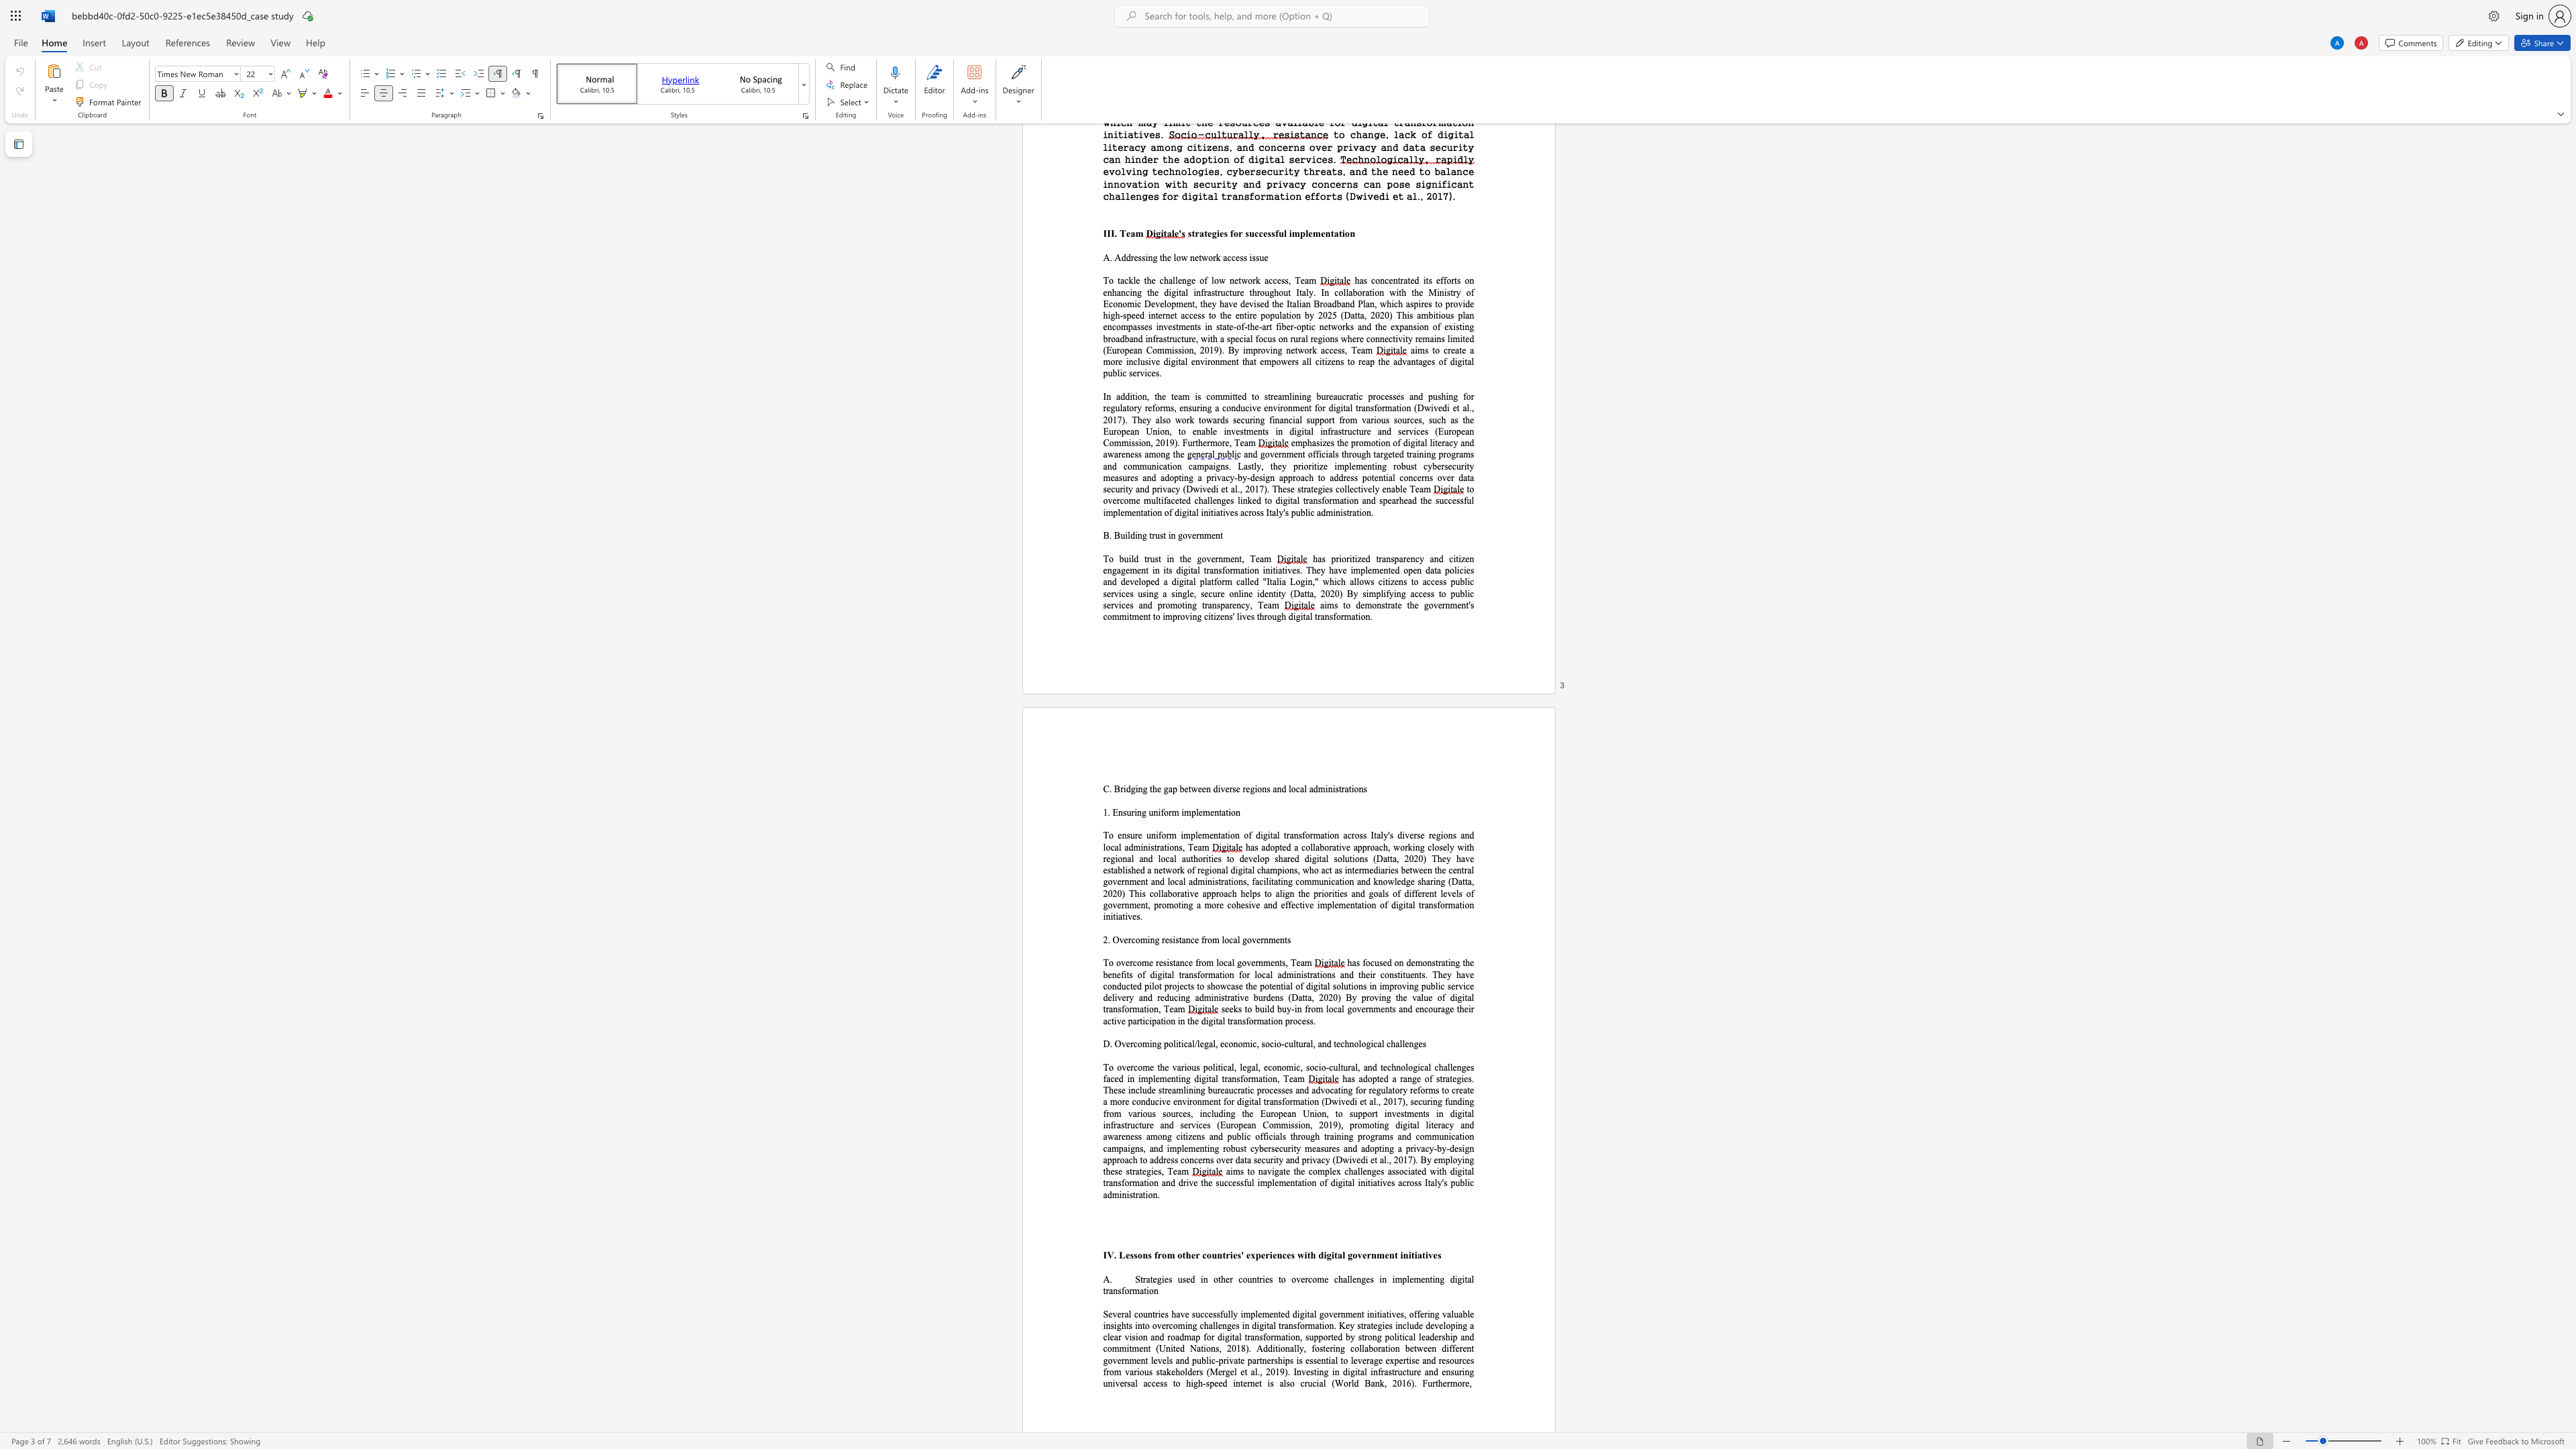 The image size is (2576, 1449). I want to click on the subset text "cal governments" within the text "seeks to build buy-in from local governments and encourage their", so click(1332, 1008).